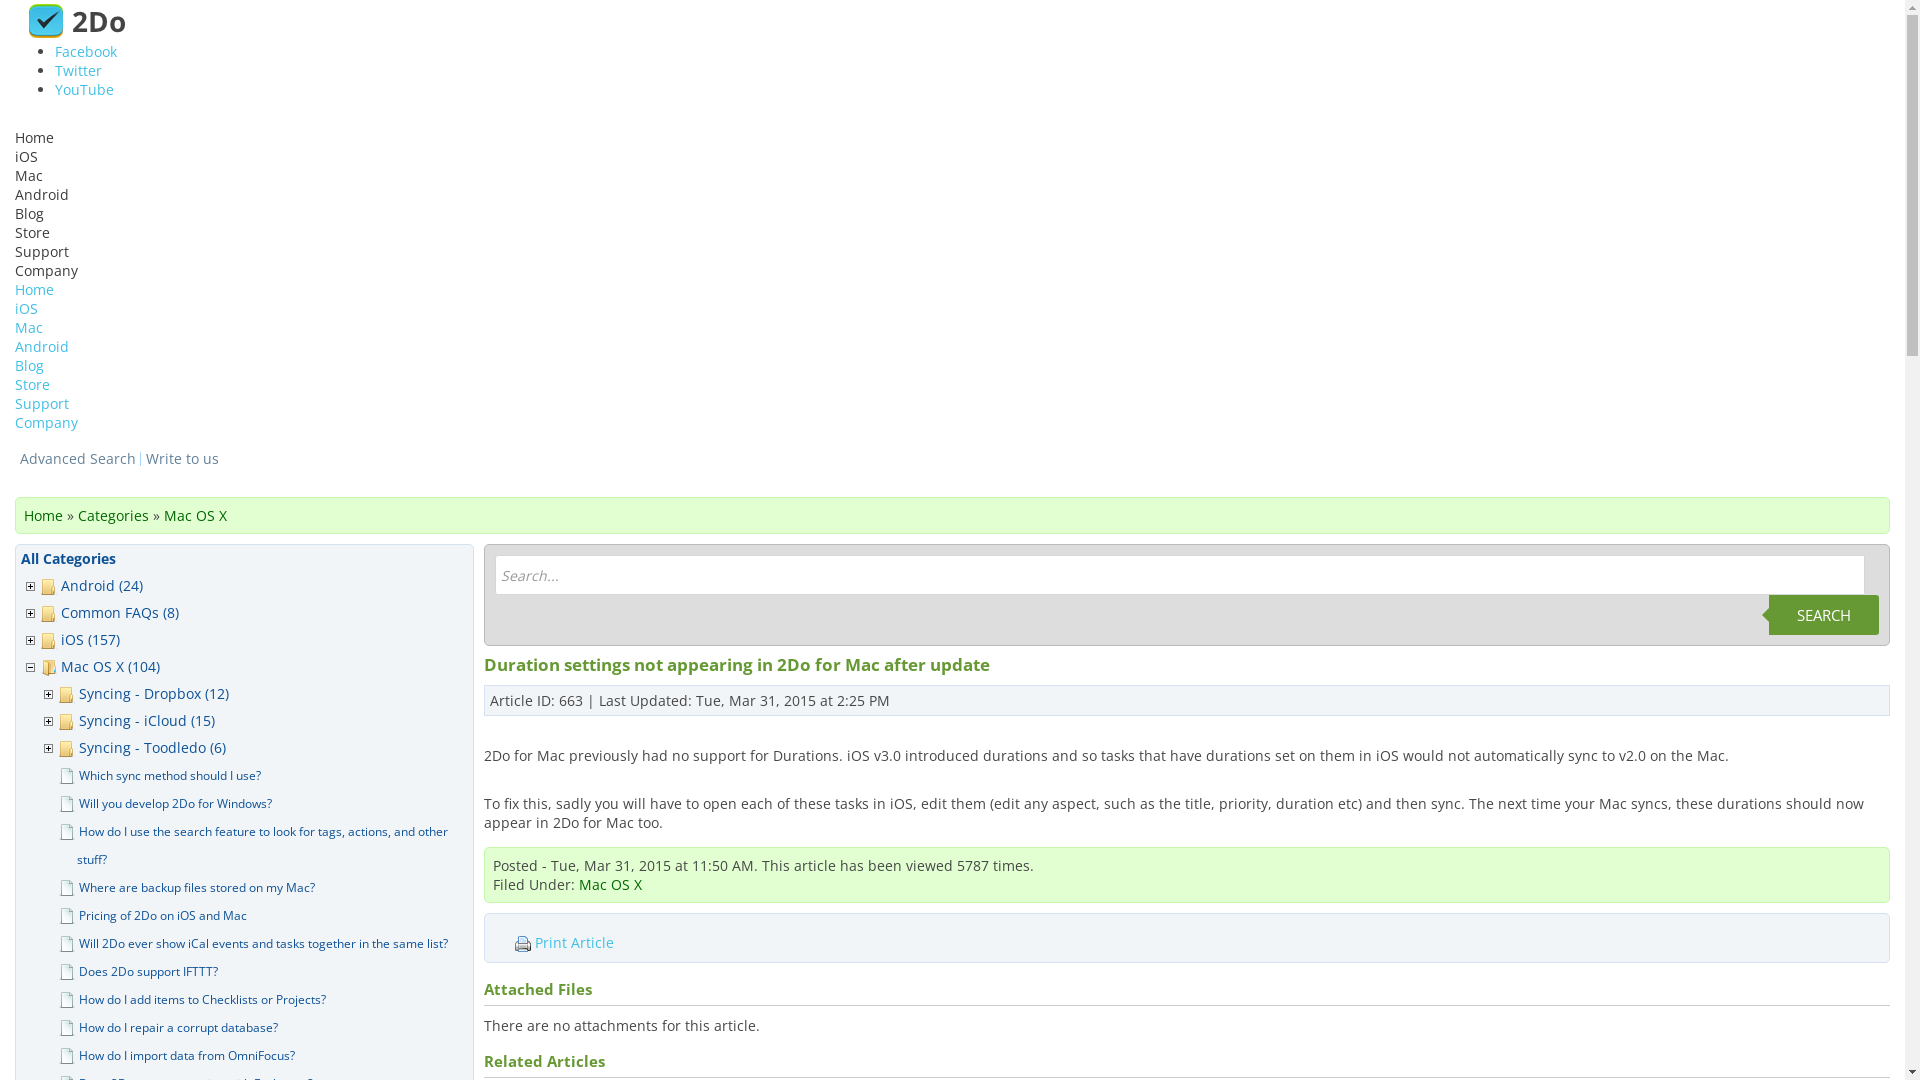 The width and height of the screenshot is (1920, 1080). What do you see at coordinates (589, 942) in the screenshot?
I see `'Print Article'` at bounding box center [589, 942].